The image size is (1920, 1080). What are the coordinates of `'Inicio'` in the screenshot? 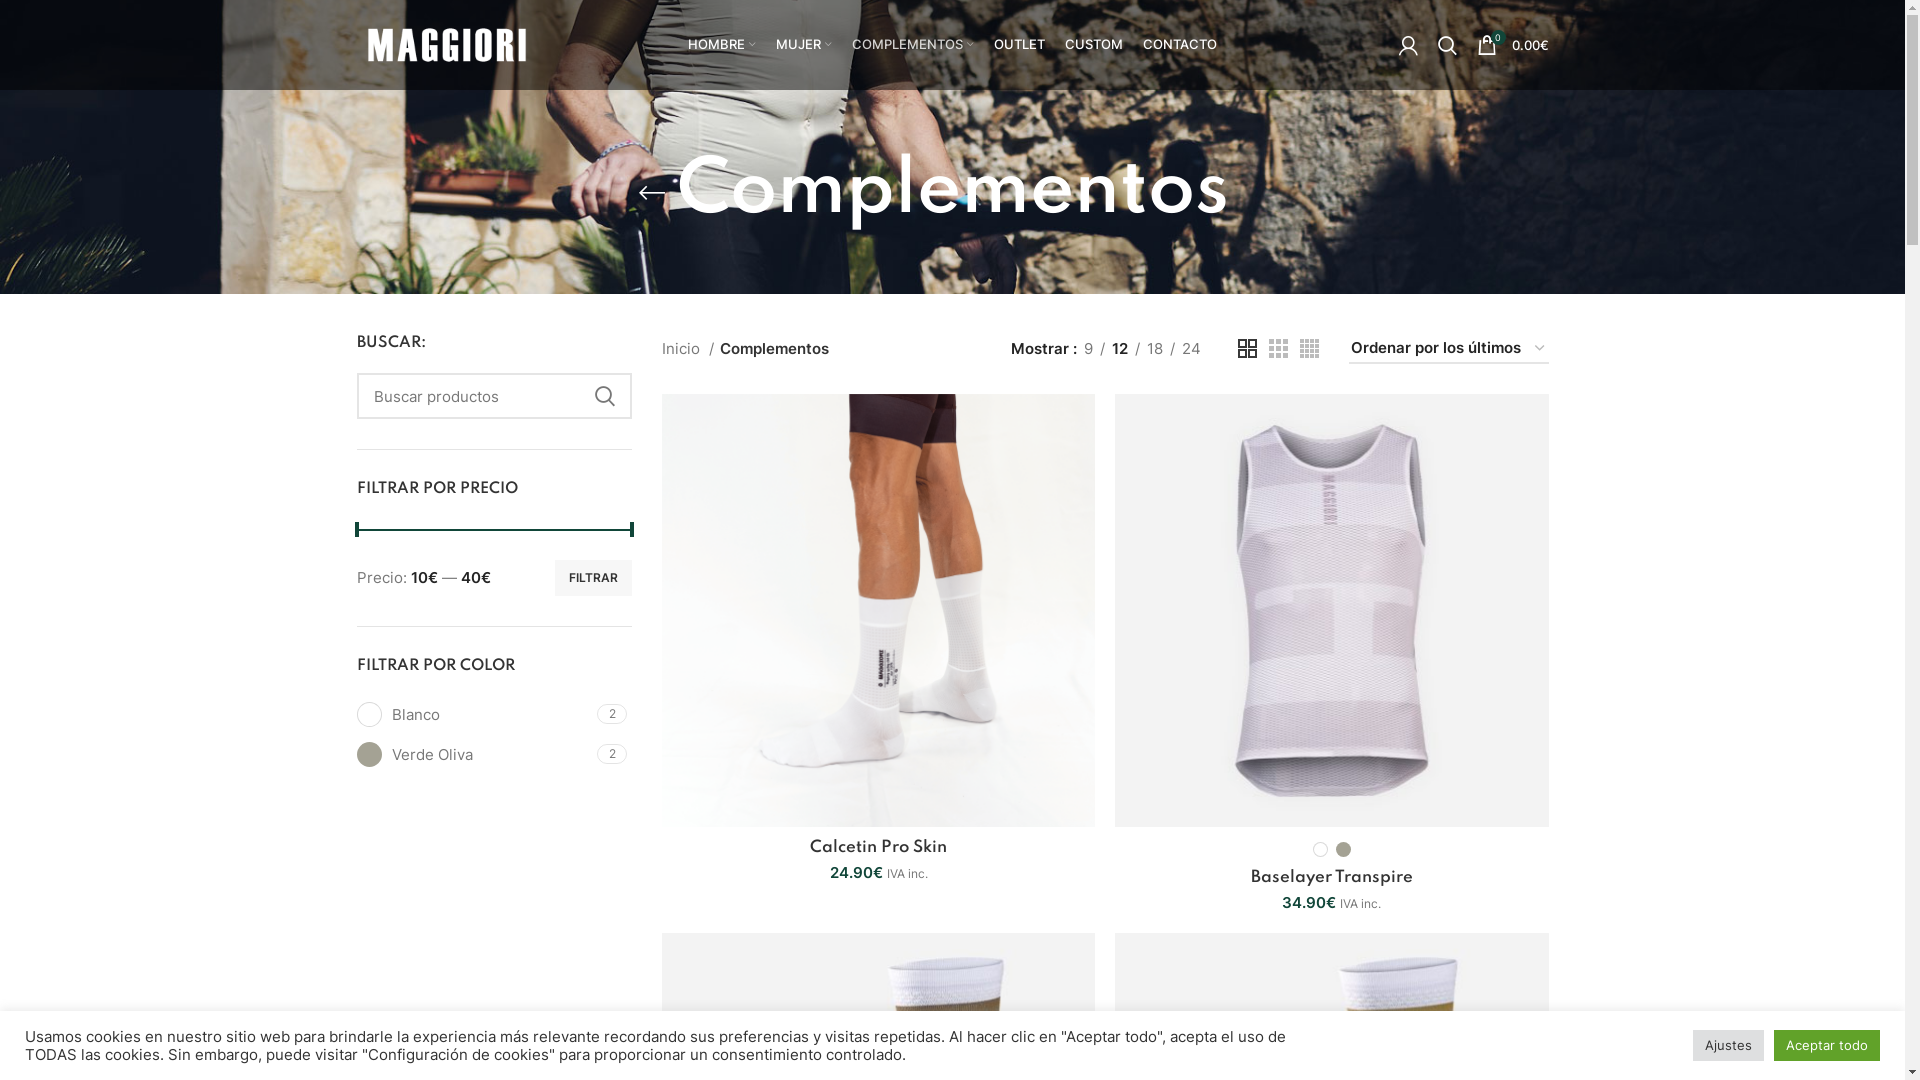 It's located at (662, 347).